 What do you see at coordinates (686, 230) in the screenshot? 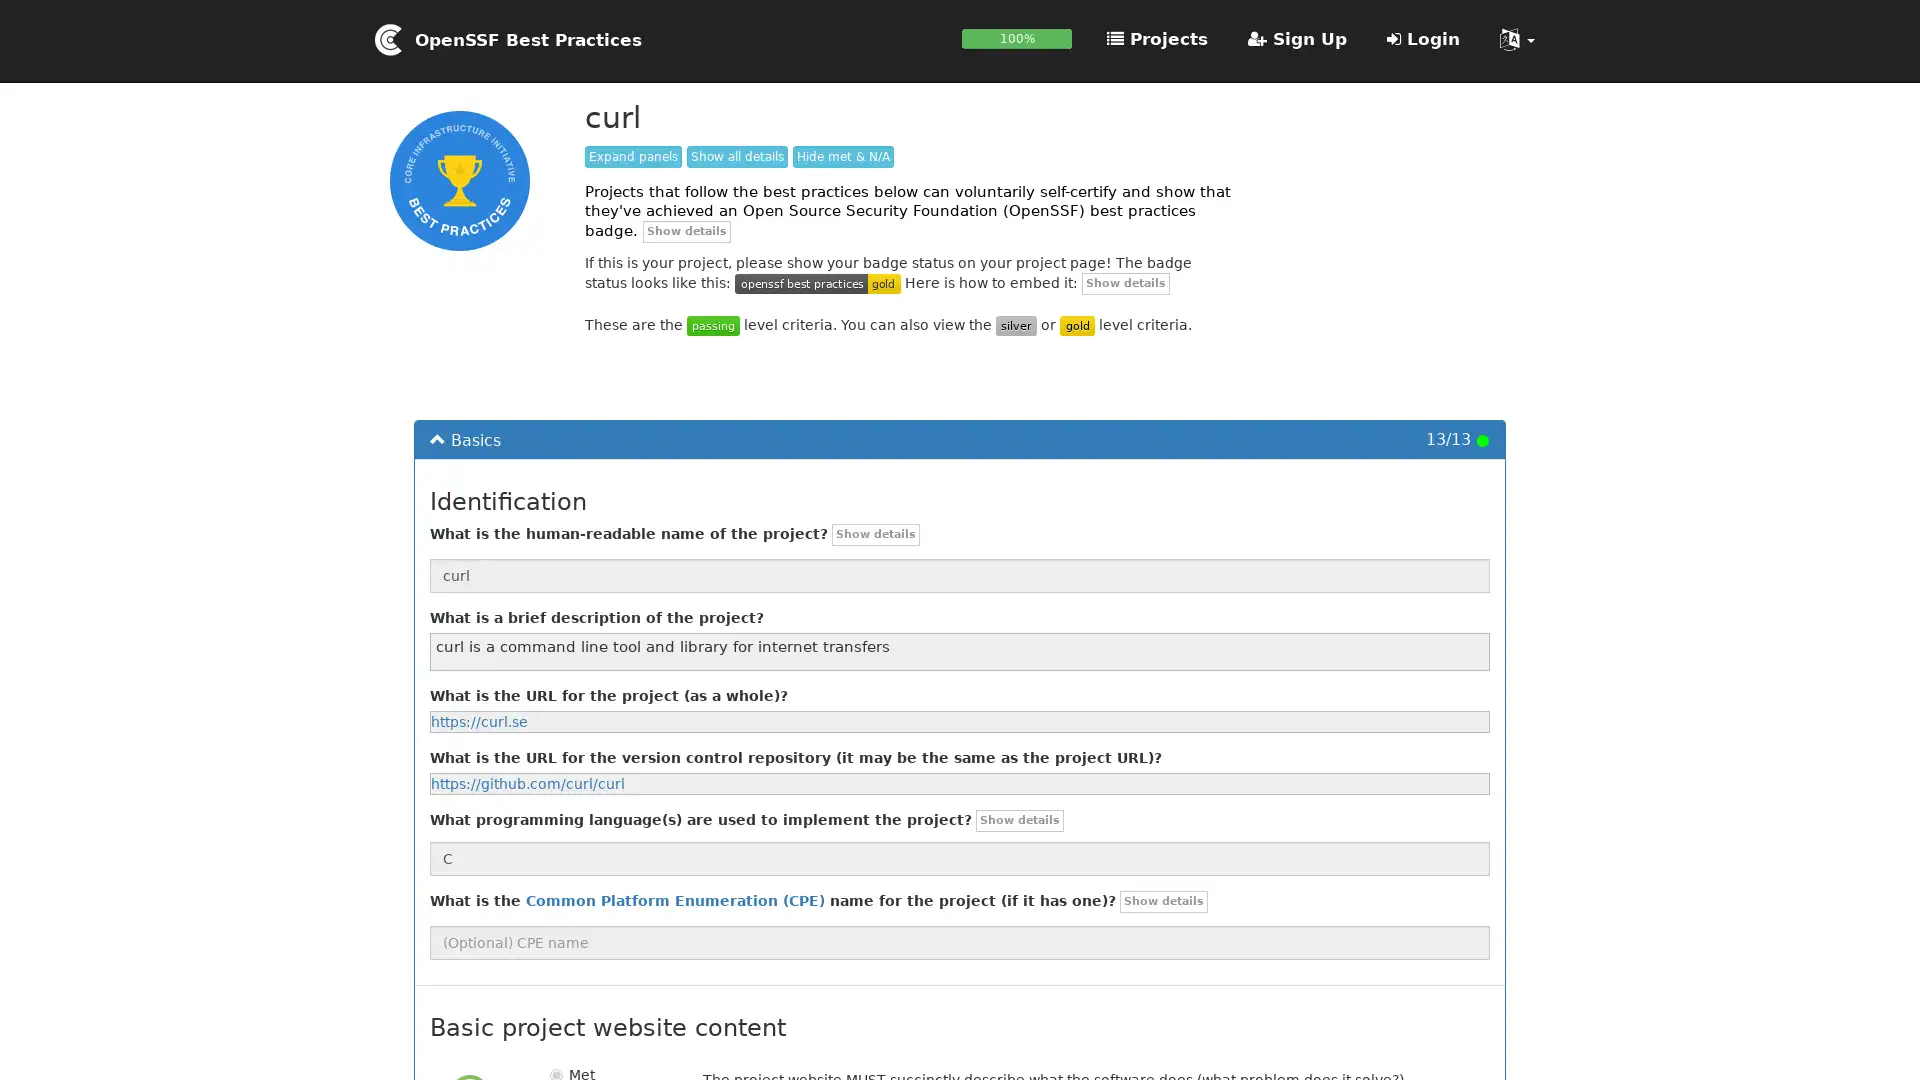
I see `Show details` at bounding box center [686, 230].